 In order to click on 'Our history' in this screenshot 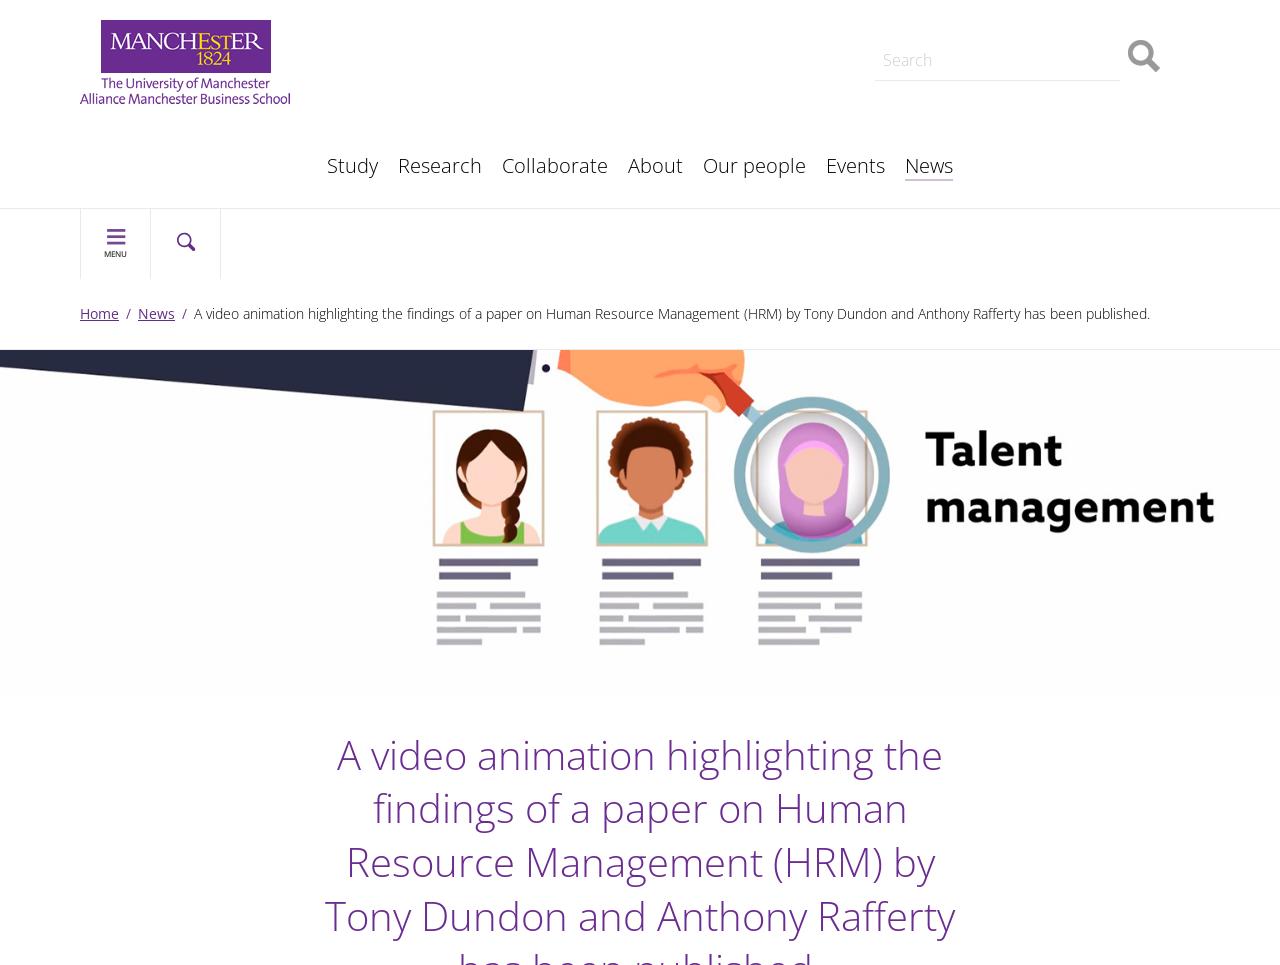, I will do `click(978, 23)`.